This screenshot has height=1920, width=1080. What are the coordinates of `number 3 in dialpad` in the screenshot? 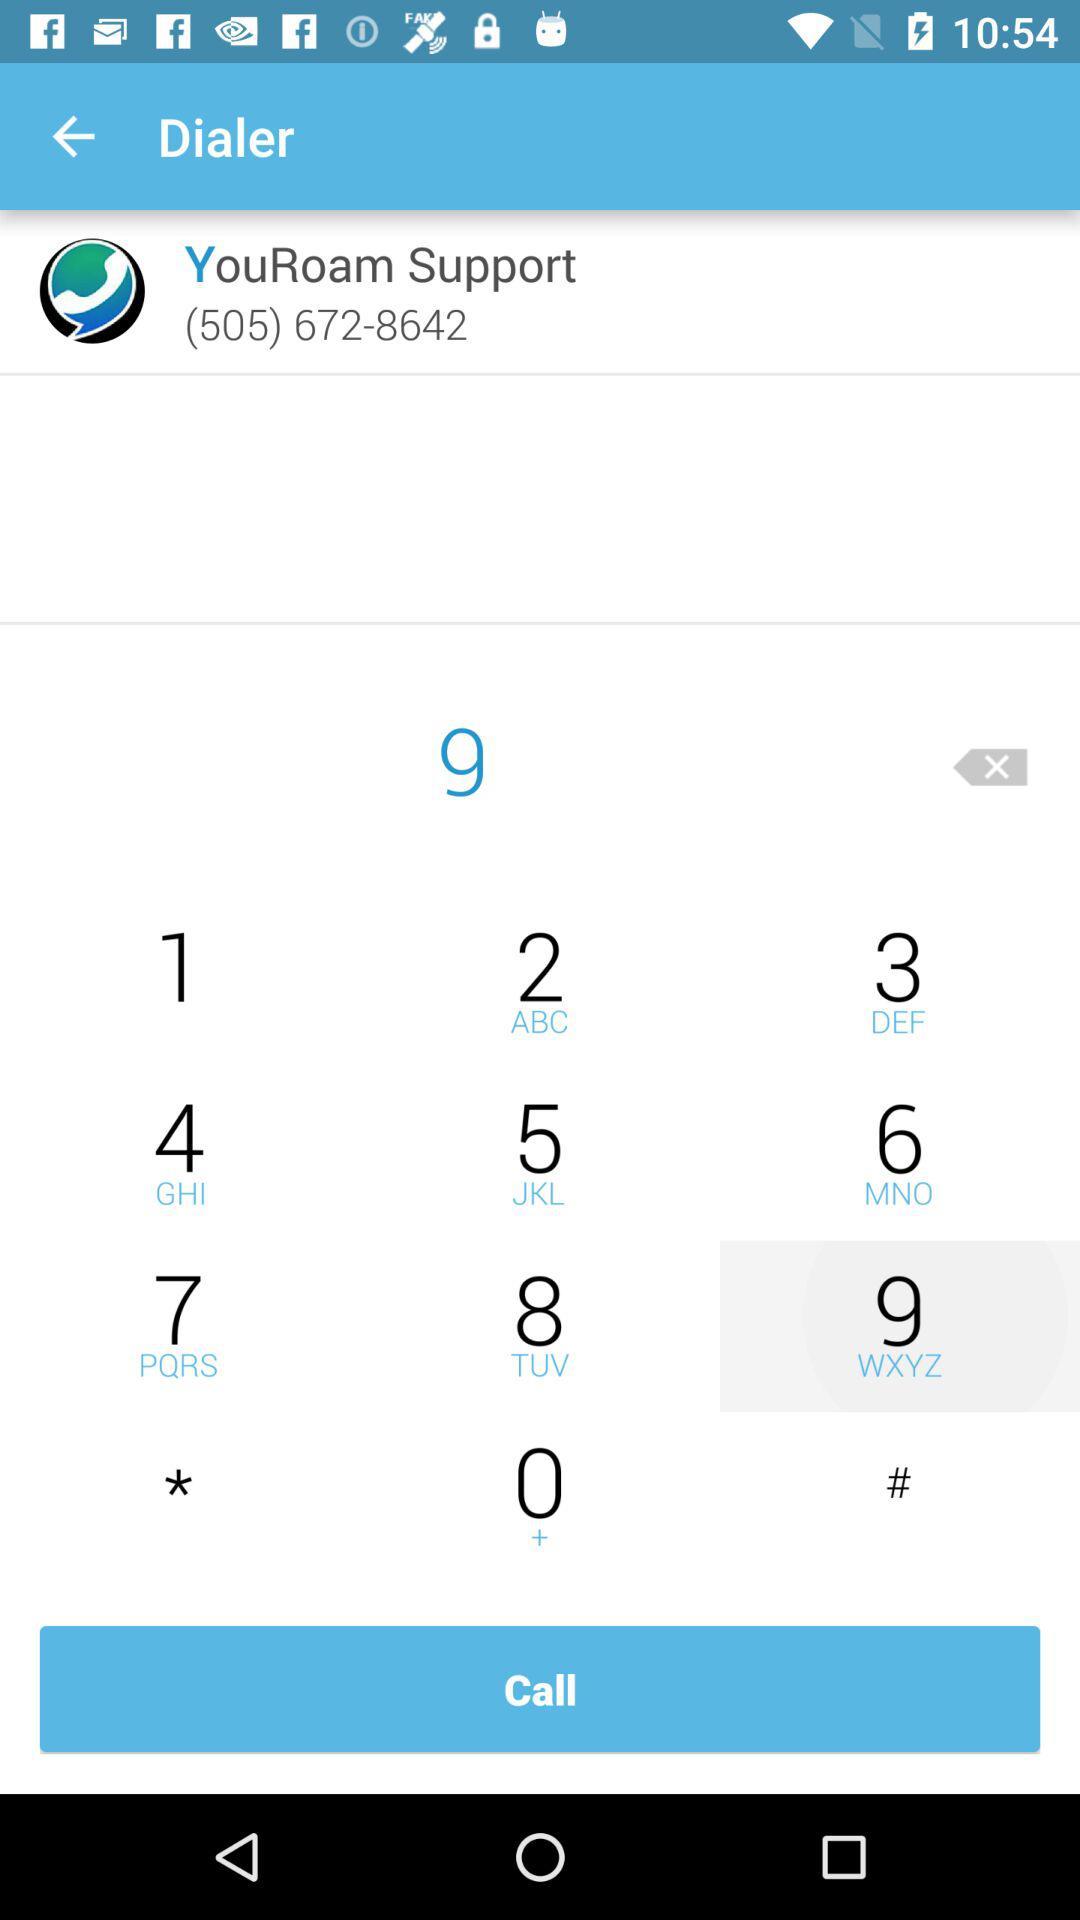 It's located at (898, 982).